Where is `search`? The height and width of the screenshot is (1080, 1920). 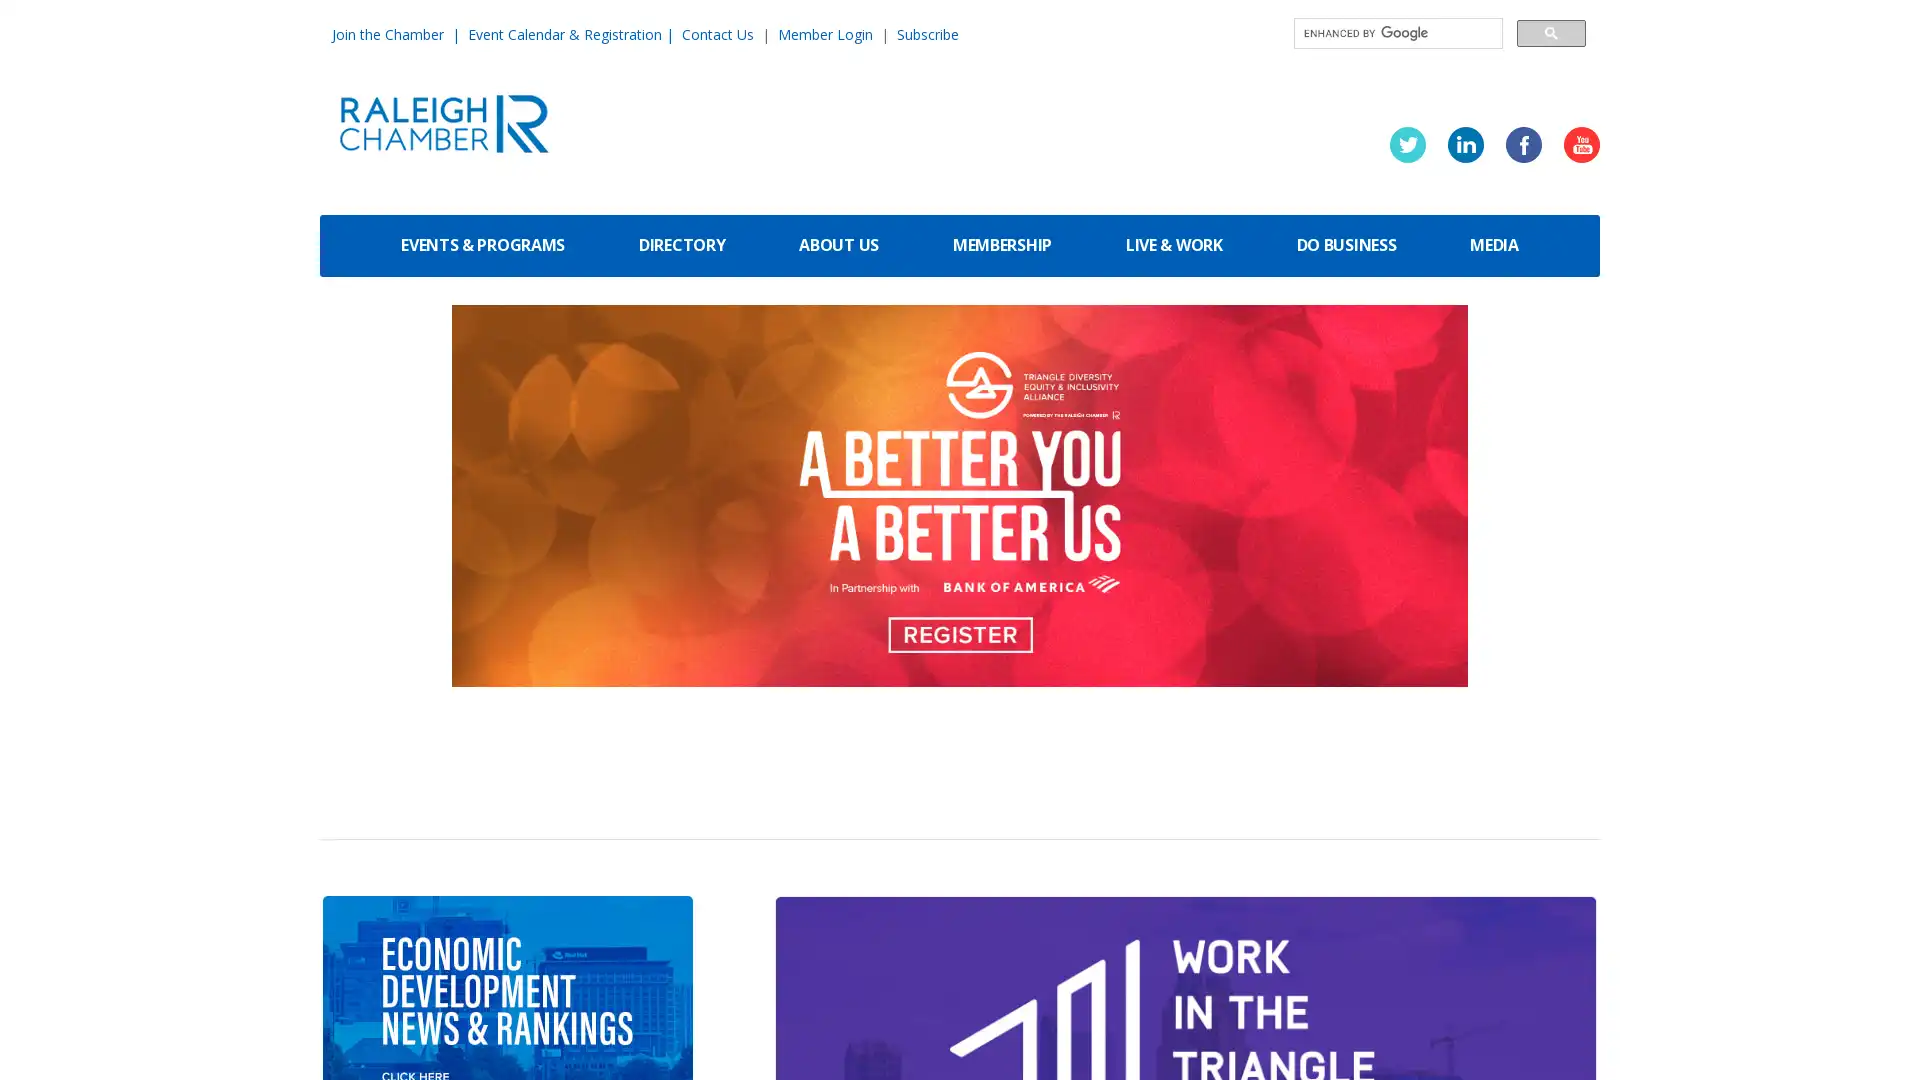
search is located at coordinates (1550, 32).